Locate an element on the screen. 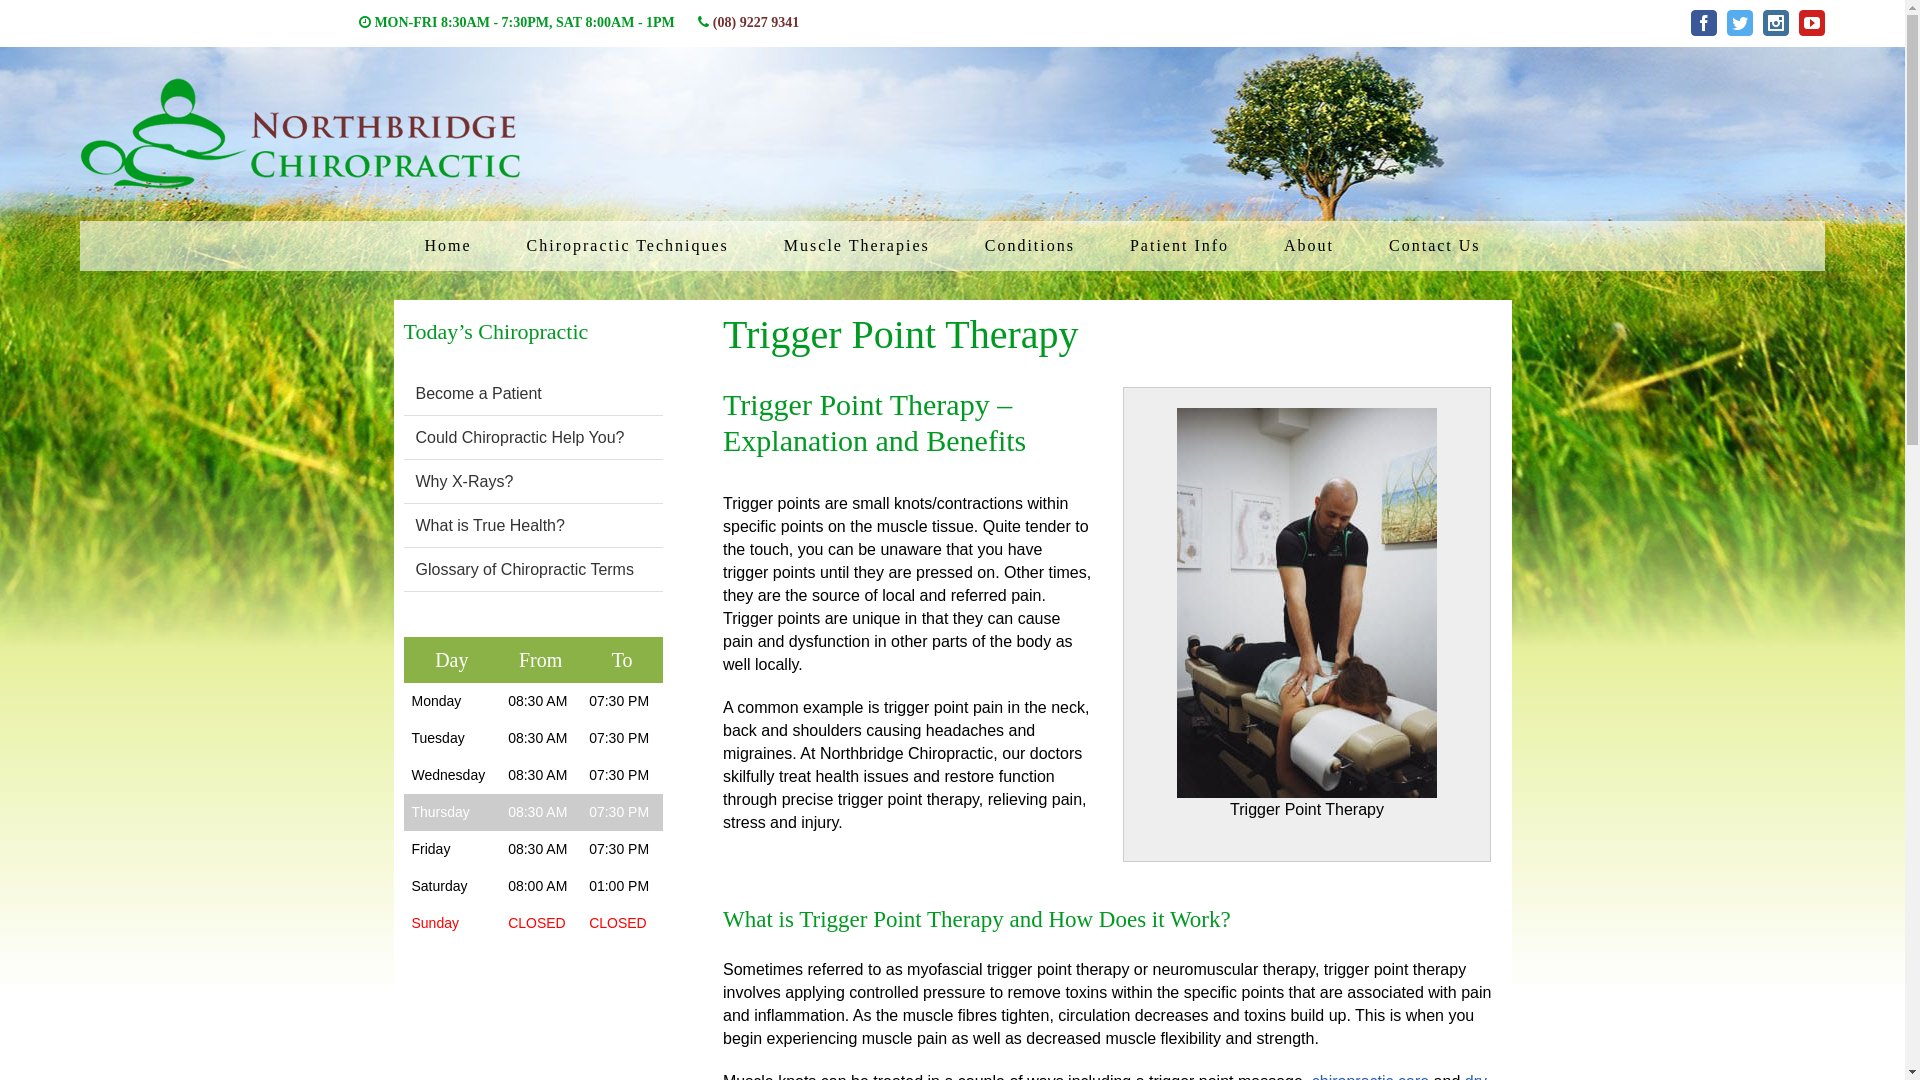  'Twitter' is located at coordinates (1738, 23).